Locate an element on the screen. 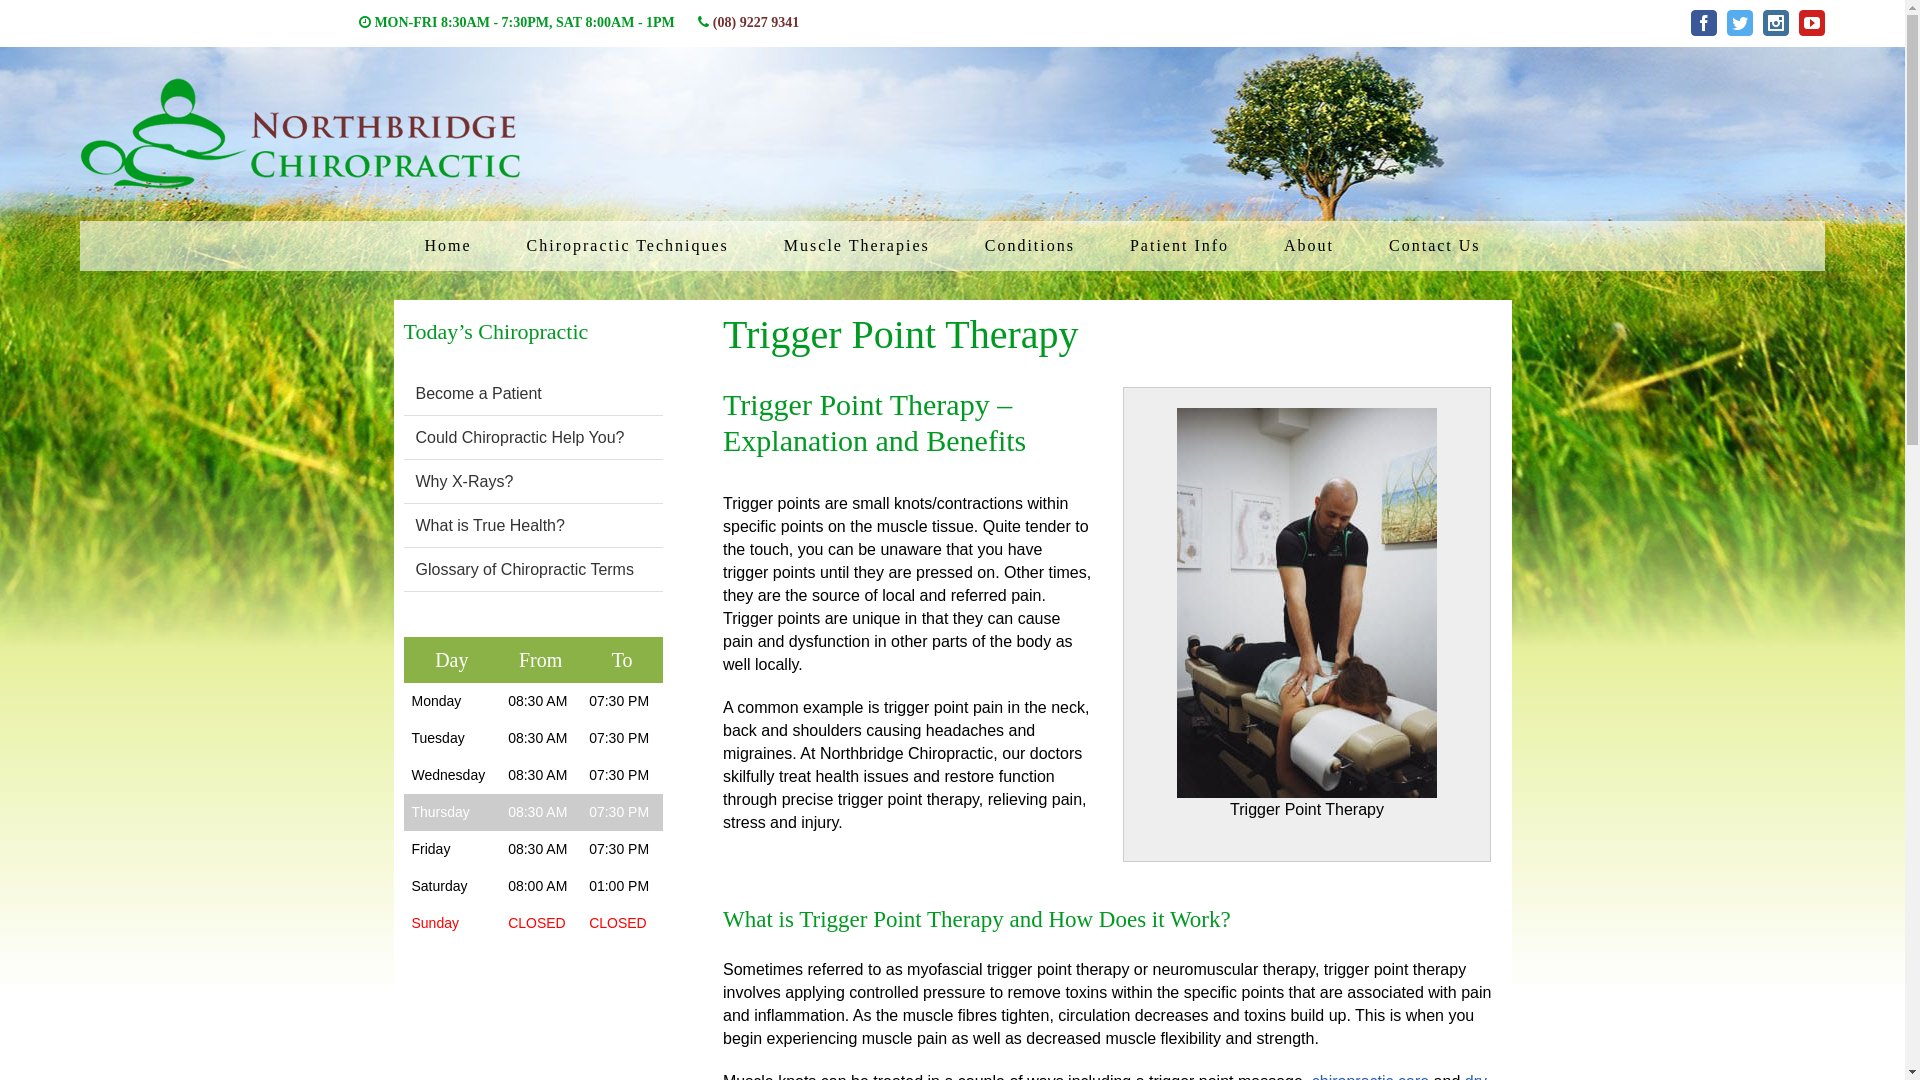  'Twitter' is located at coordinates (1738, 23).